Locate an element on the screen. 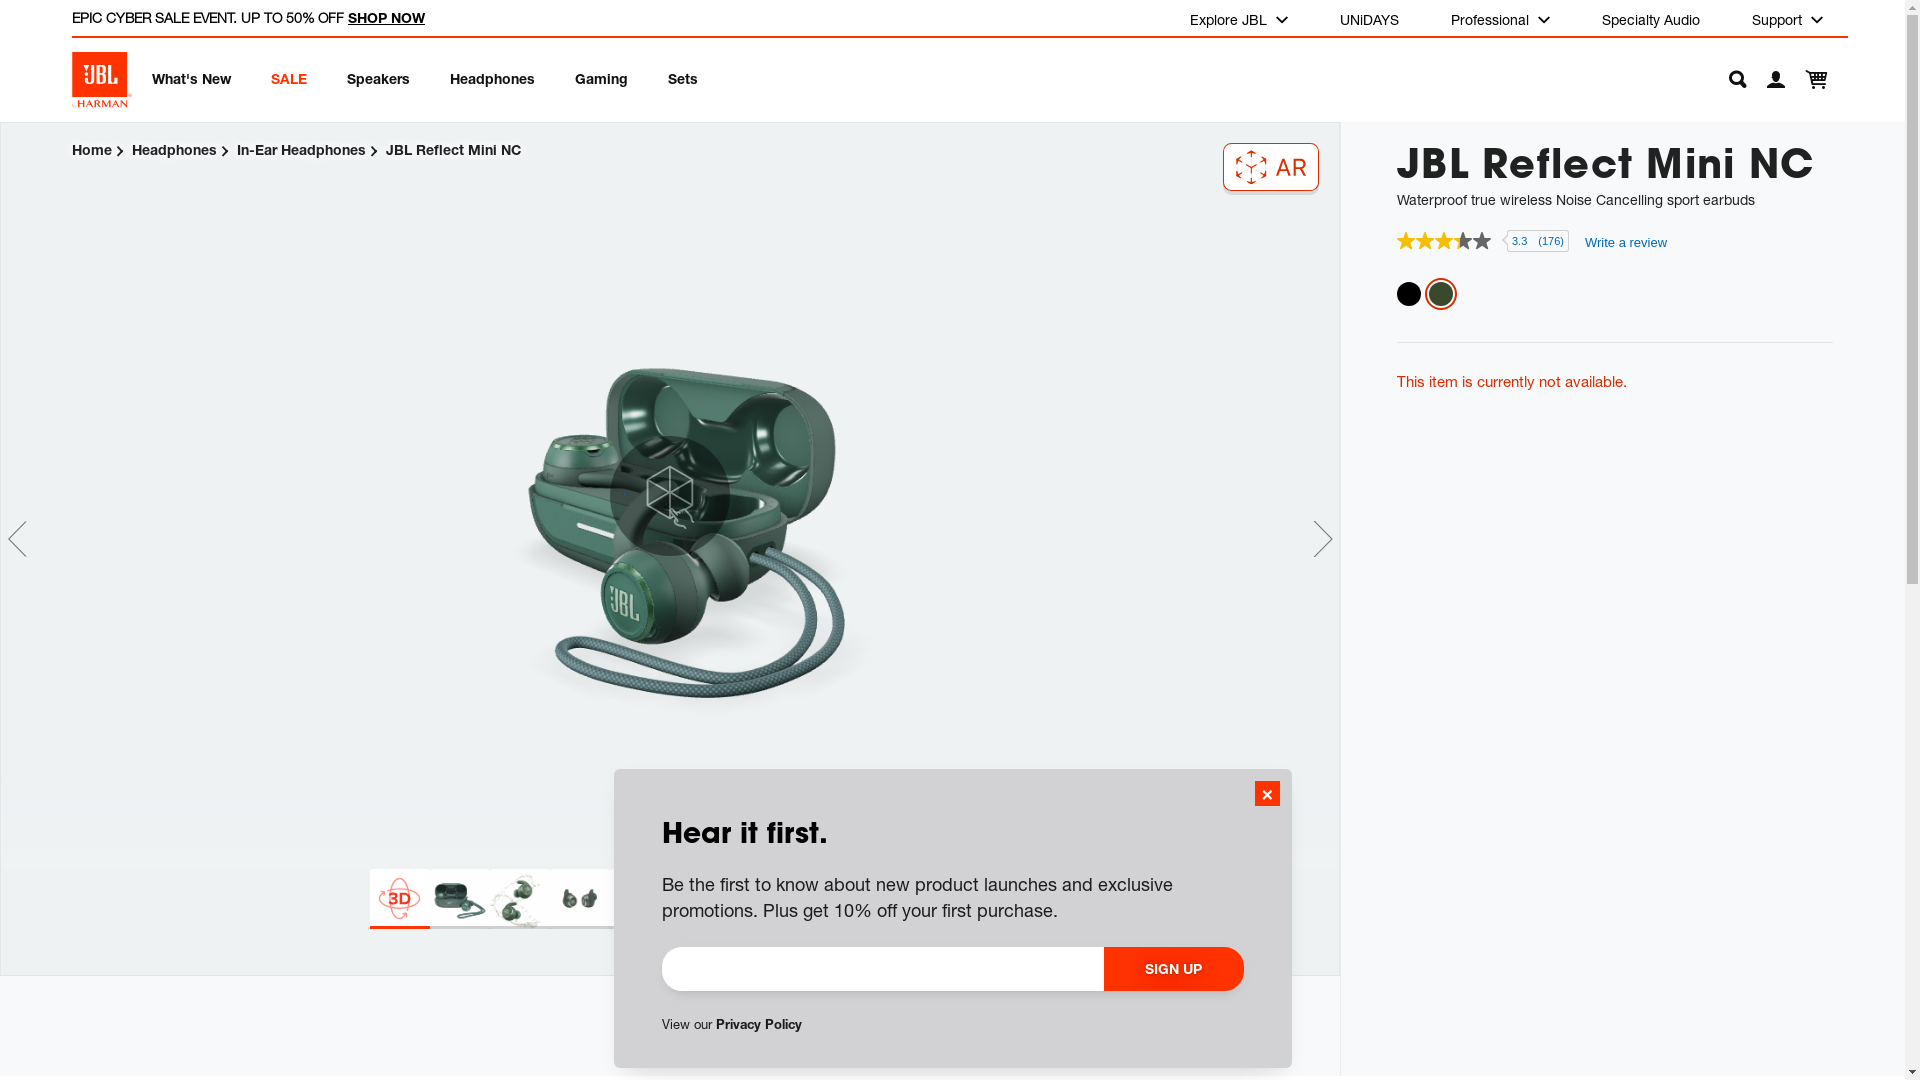 The height and width of the screenshot is (1080, 1920). 'UNiDAYS' is located at coordinates (1368, 19).